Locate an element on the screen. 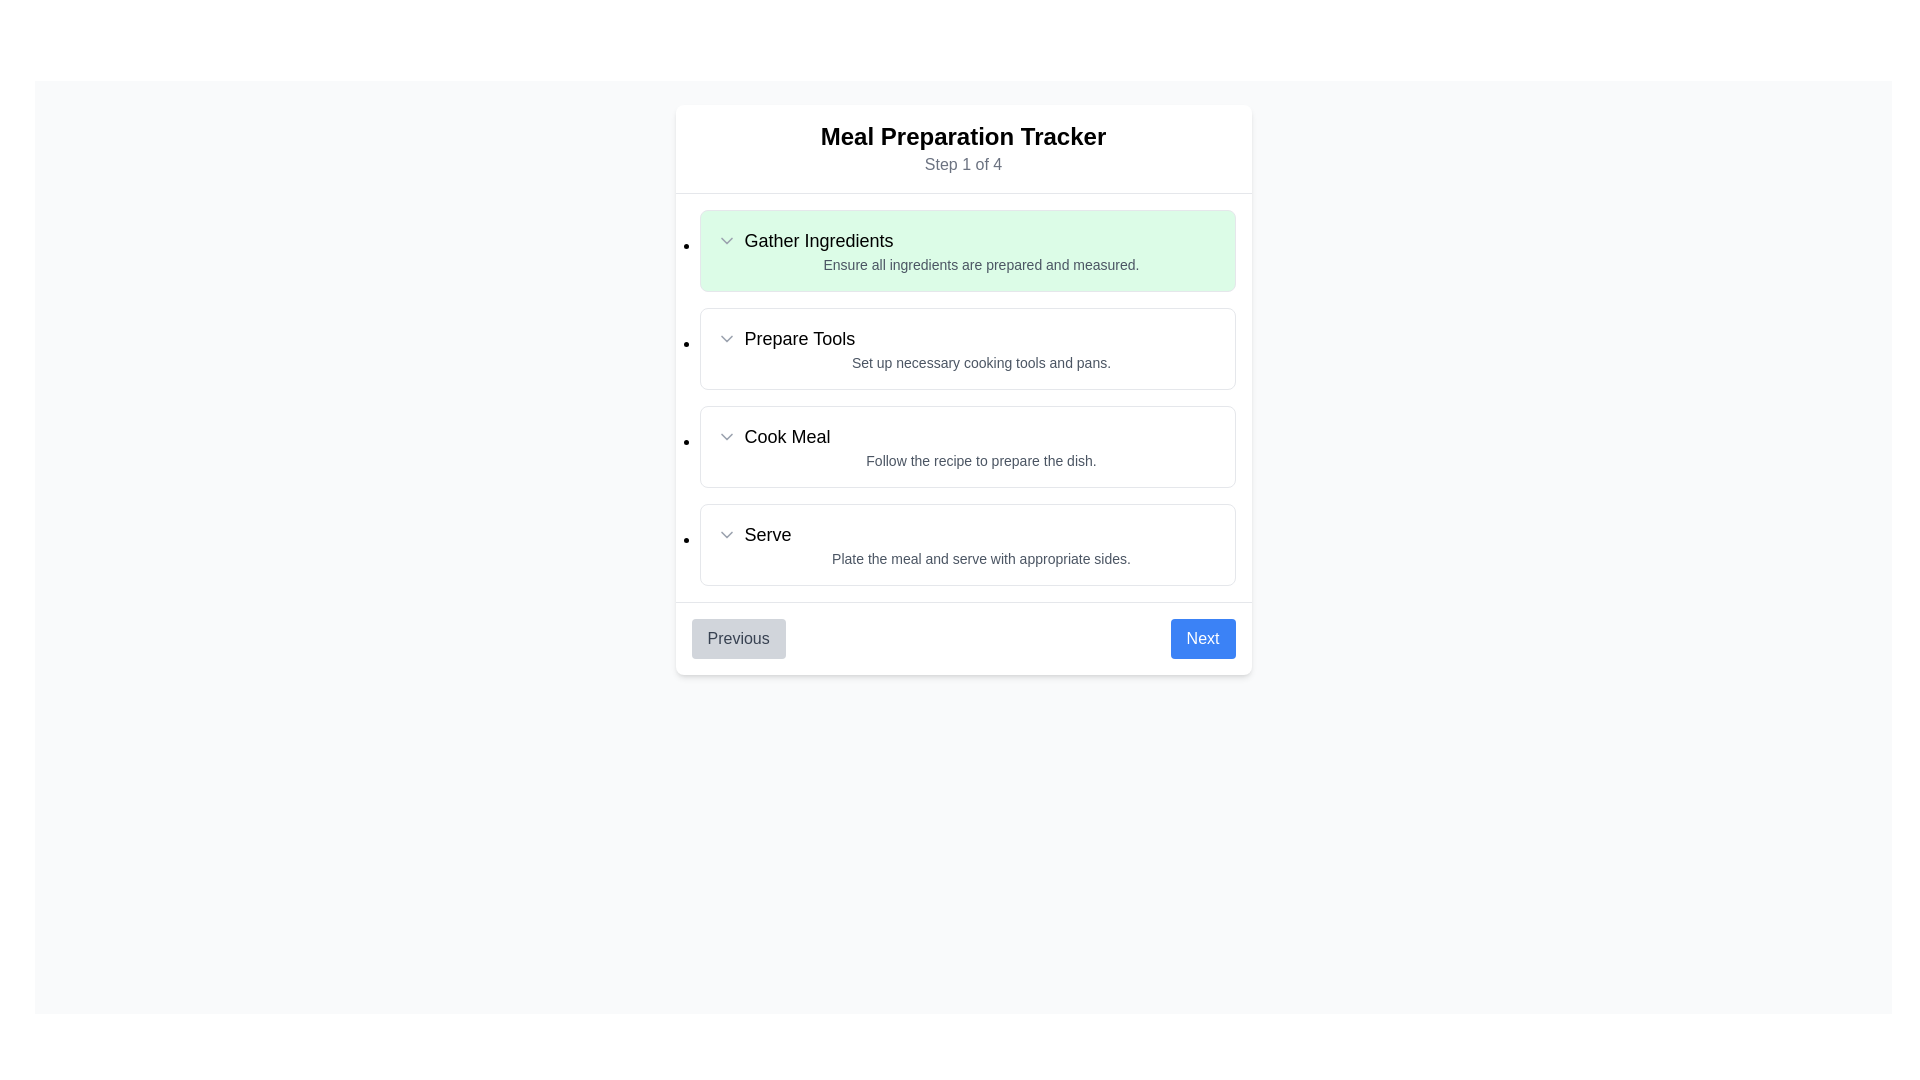 The width and height of the screenshot is (1920, 1080). the small-sized gray text reading 'Ensure all ingredients are prepared and measured.' which is horizontally centered beneath the bold header 'Gather Ingredients' in the 'Meal Preparation Tracker' interface is located at coordinates (981, 264).